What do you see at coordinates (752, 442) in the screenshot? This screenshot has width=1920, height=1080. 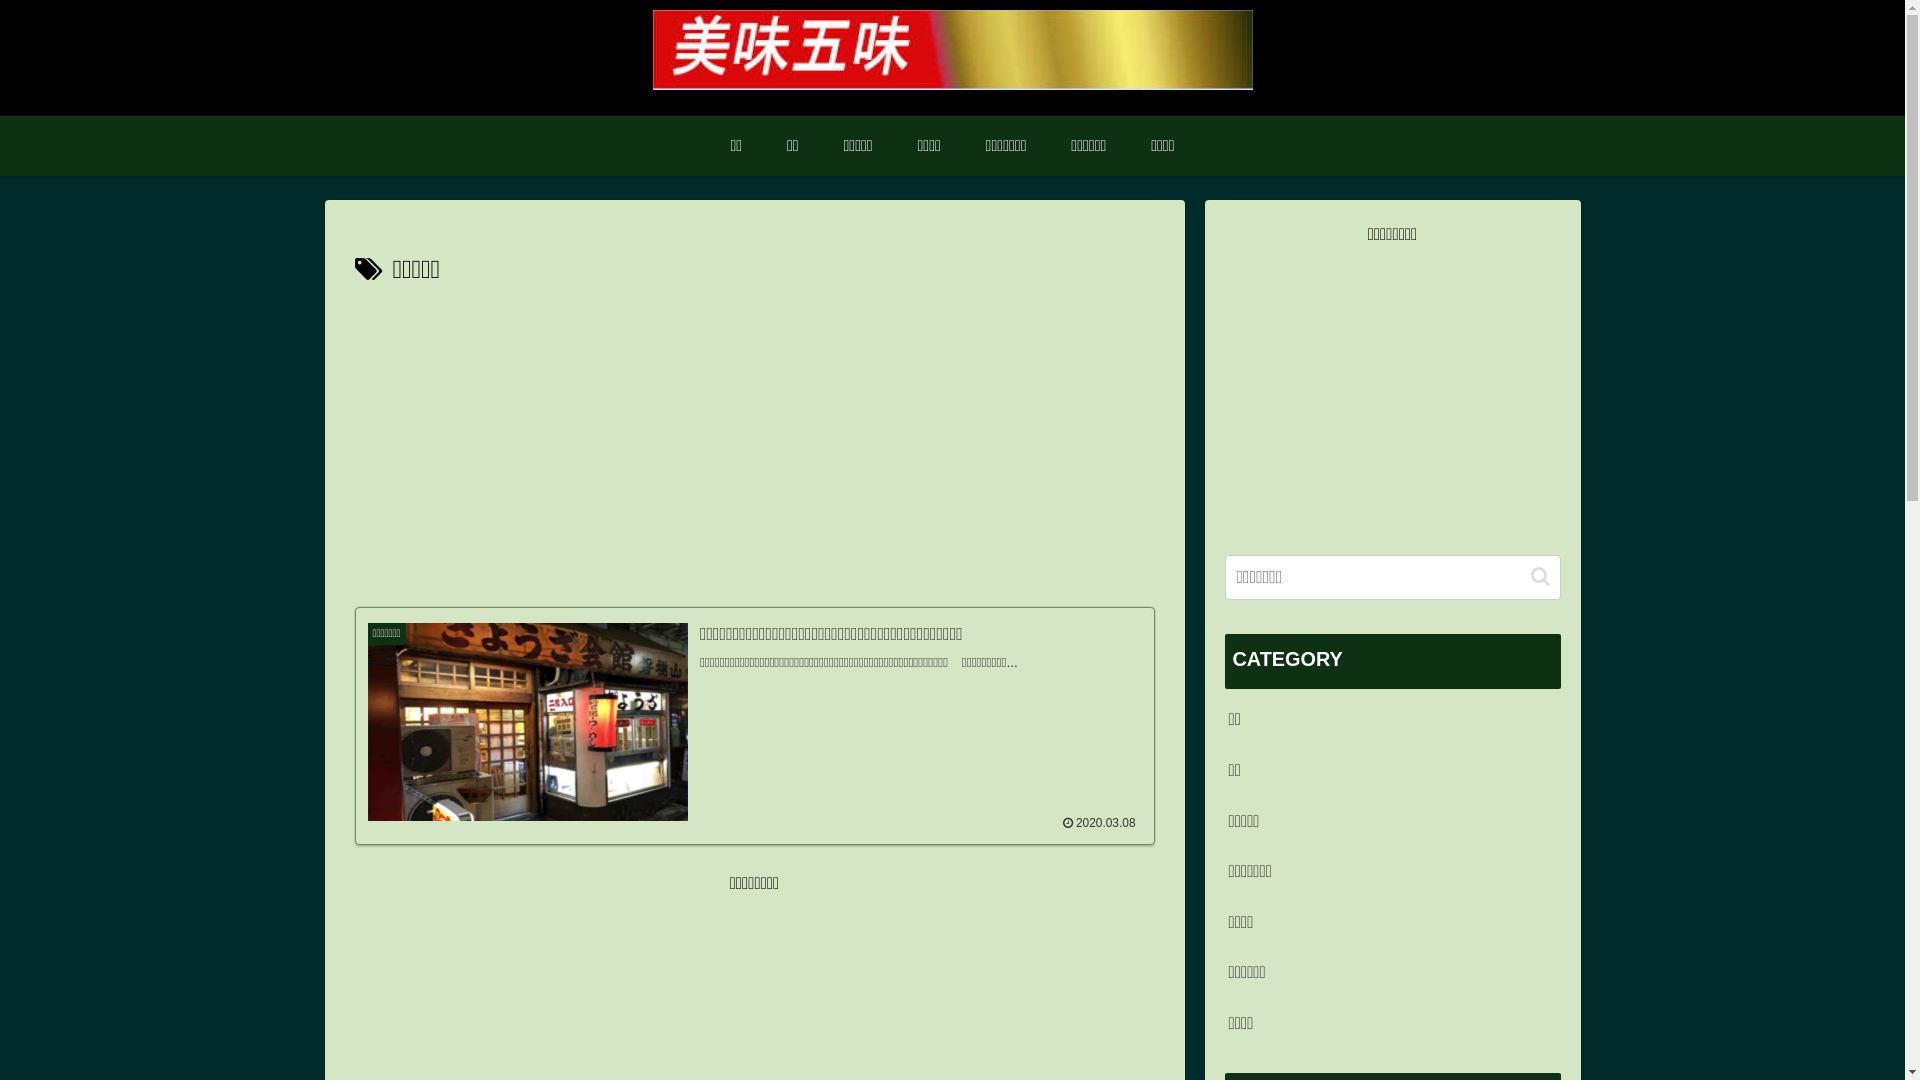 I see `'Advertisement'` at bounding box center [752, 442].